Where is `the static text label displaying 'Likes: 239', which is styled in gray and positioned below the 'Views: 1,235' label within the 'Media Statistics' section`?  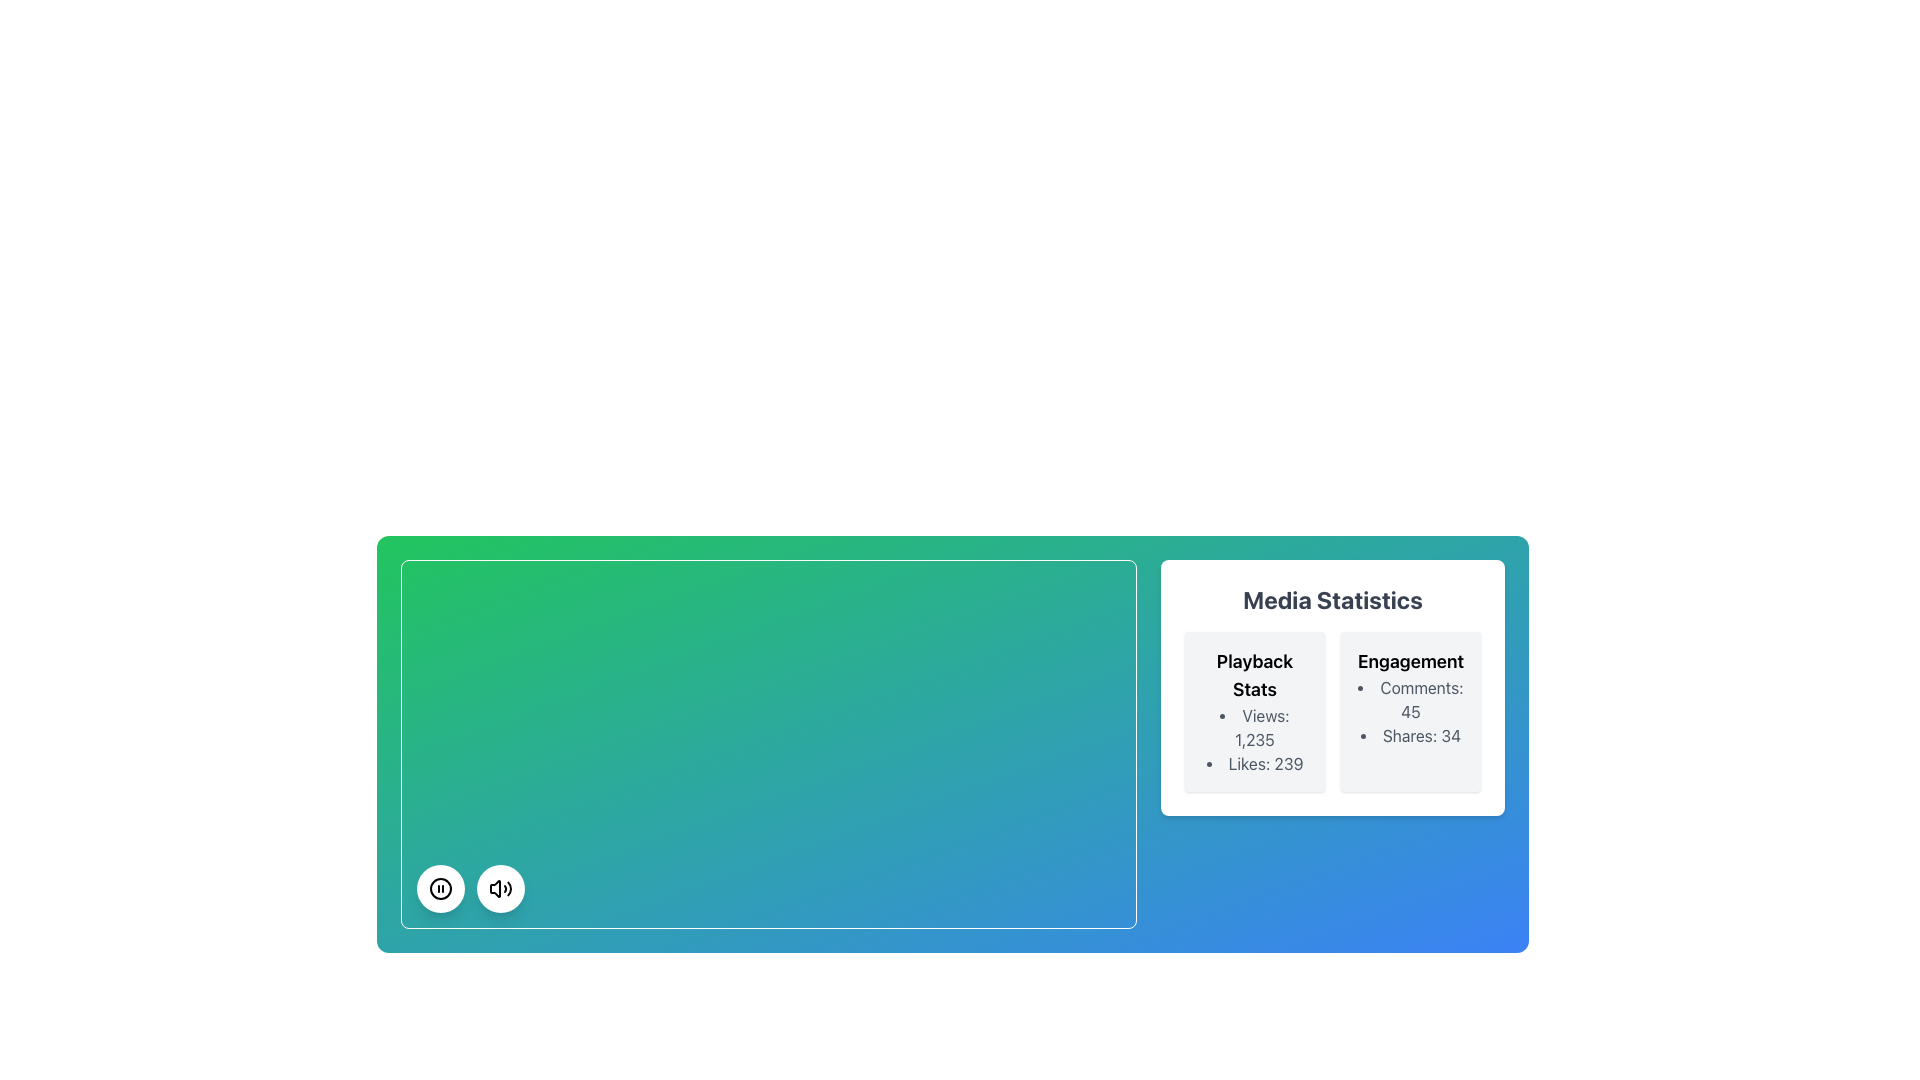 the static text label displaying 'Likes: 239', which is styled in gray and positioned below the 'Views: 1,235' label within the 'Media Statistics' section is located at coordinates (1253, 763).